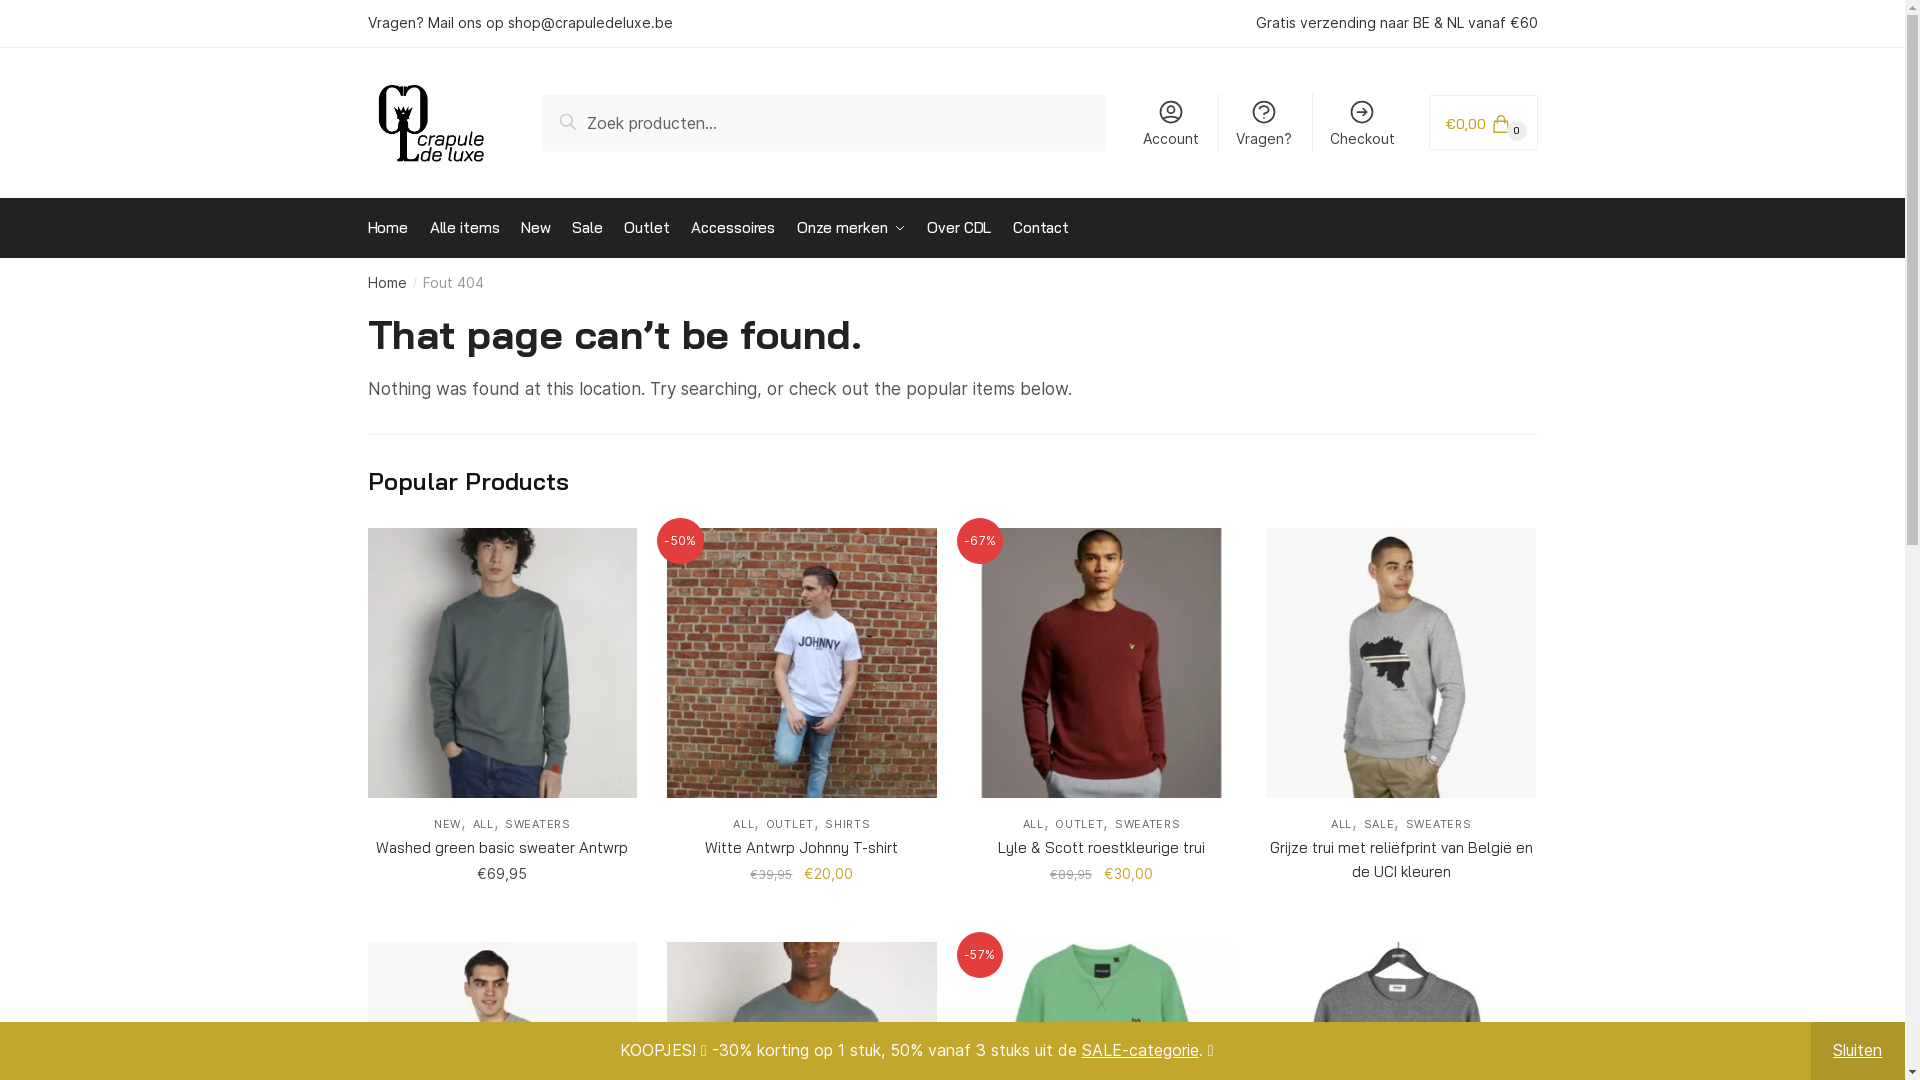 This screenshot has height=1080, width=1920. Describe the element at coordinates (850, 226) in the screenshot. I see `'Onze merken'` at that location.